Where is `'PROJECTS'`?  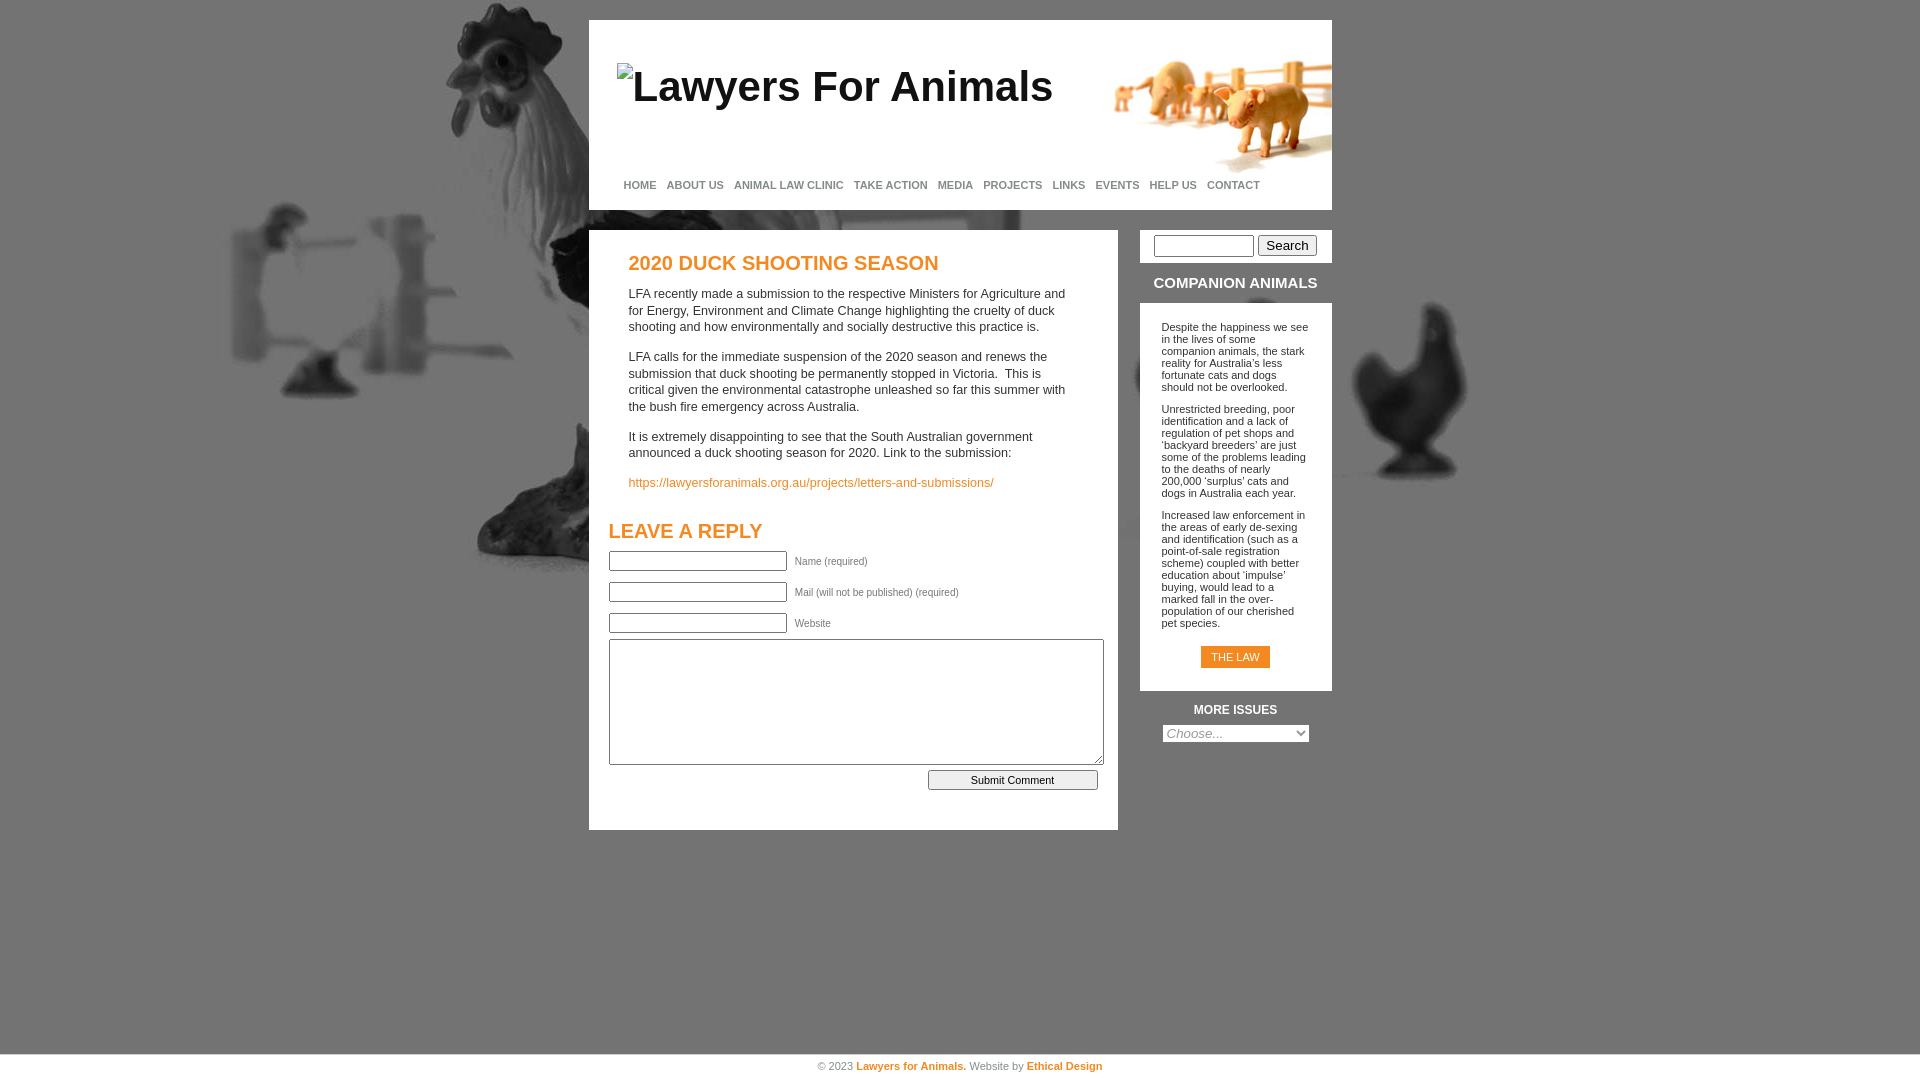
'PROJECTS' is located at coordinates (978, 185).